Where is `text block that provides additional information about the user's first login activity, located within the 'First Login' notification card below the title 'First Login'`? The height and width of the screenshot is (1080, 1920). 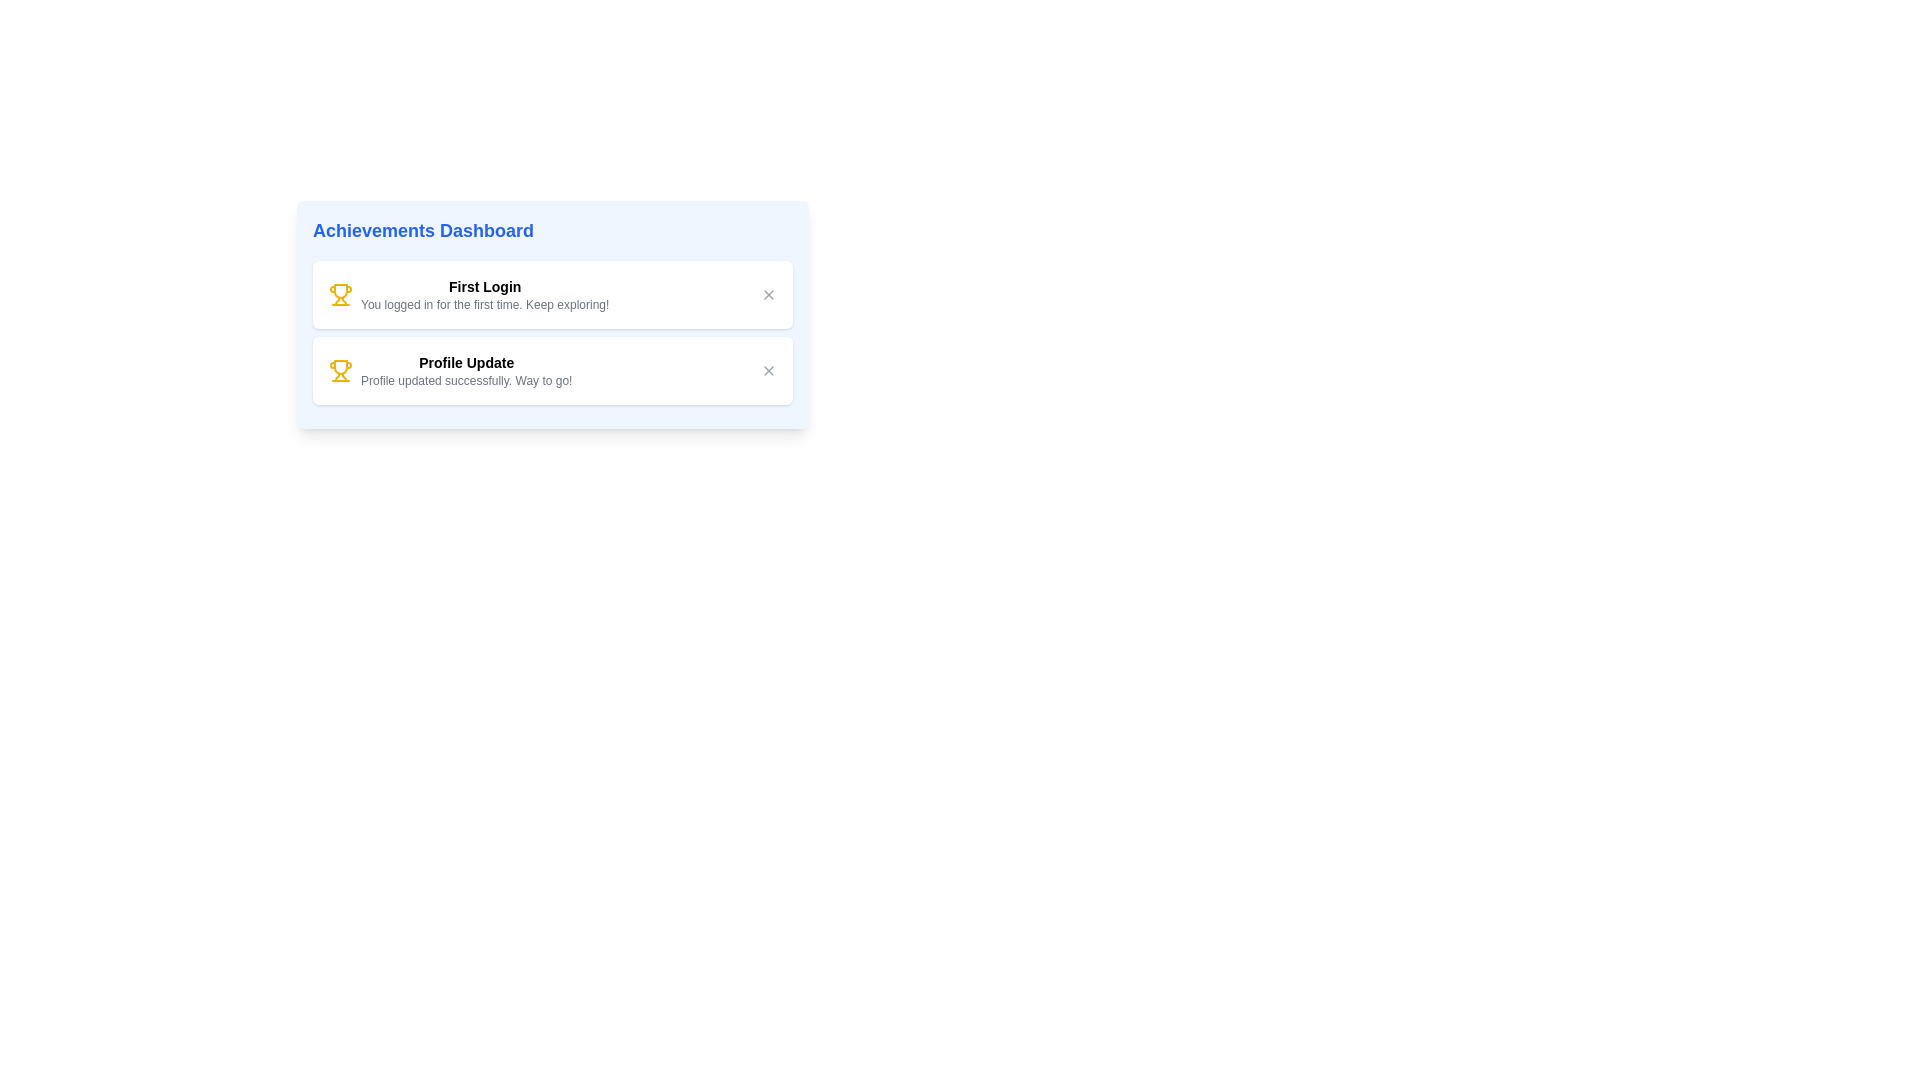
text block that provides additional information about the user's first login activity, located within the 'First Login' notification card below the title 'First Login' is located at coordinates (485, 304).